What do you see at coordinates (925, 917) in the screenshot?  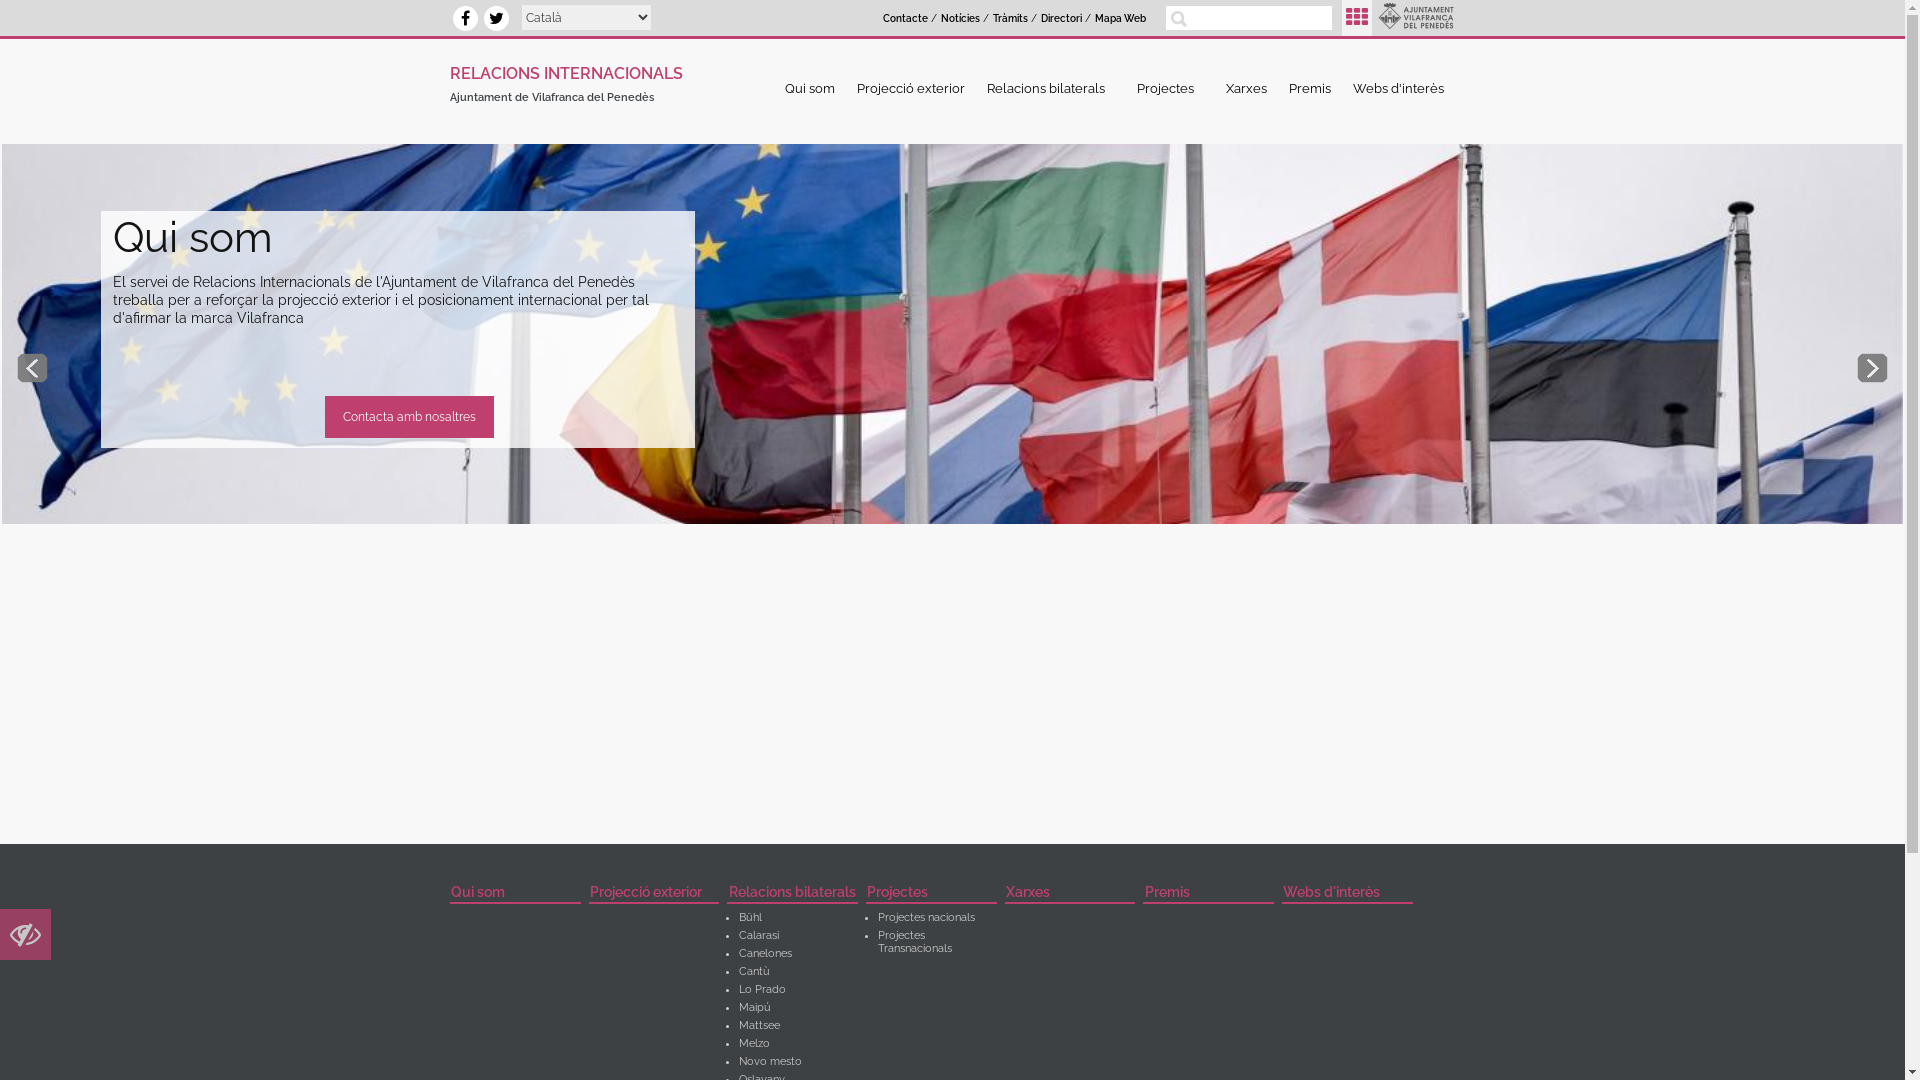 I see `'Projectes nacionals'` at bounding box center [925, 917].